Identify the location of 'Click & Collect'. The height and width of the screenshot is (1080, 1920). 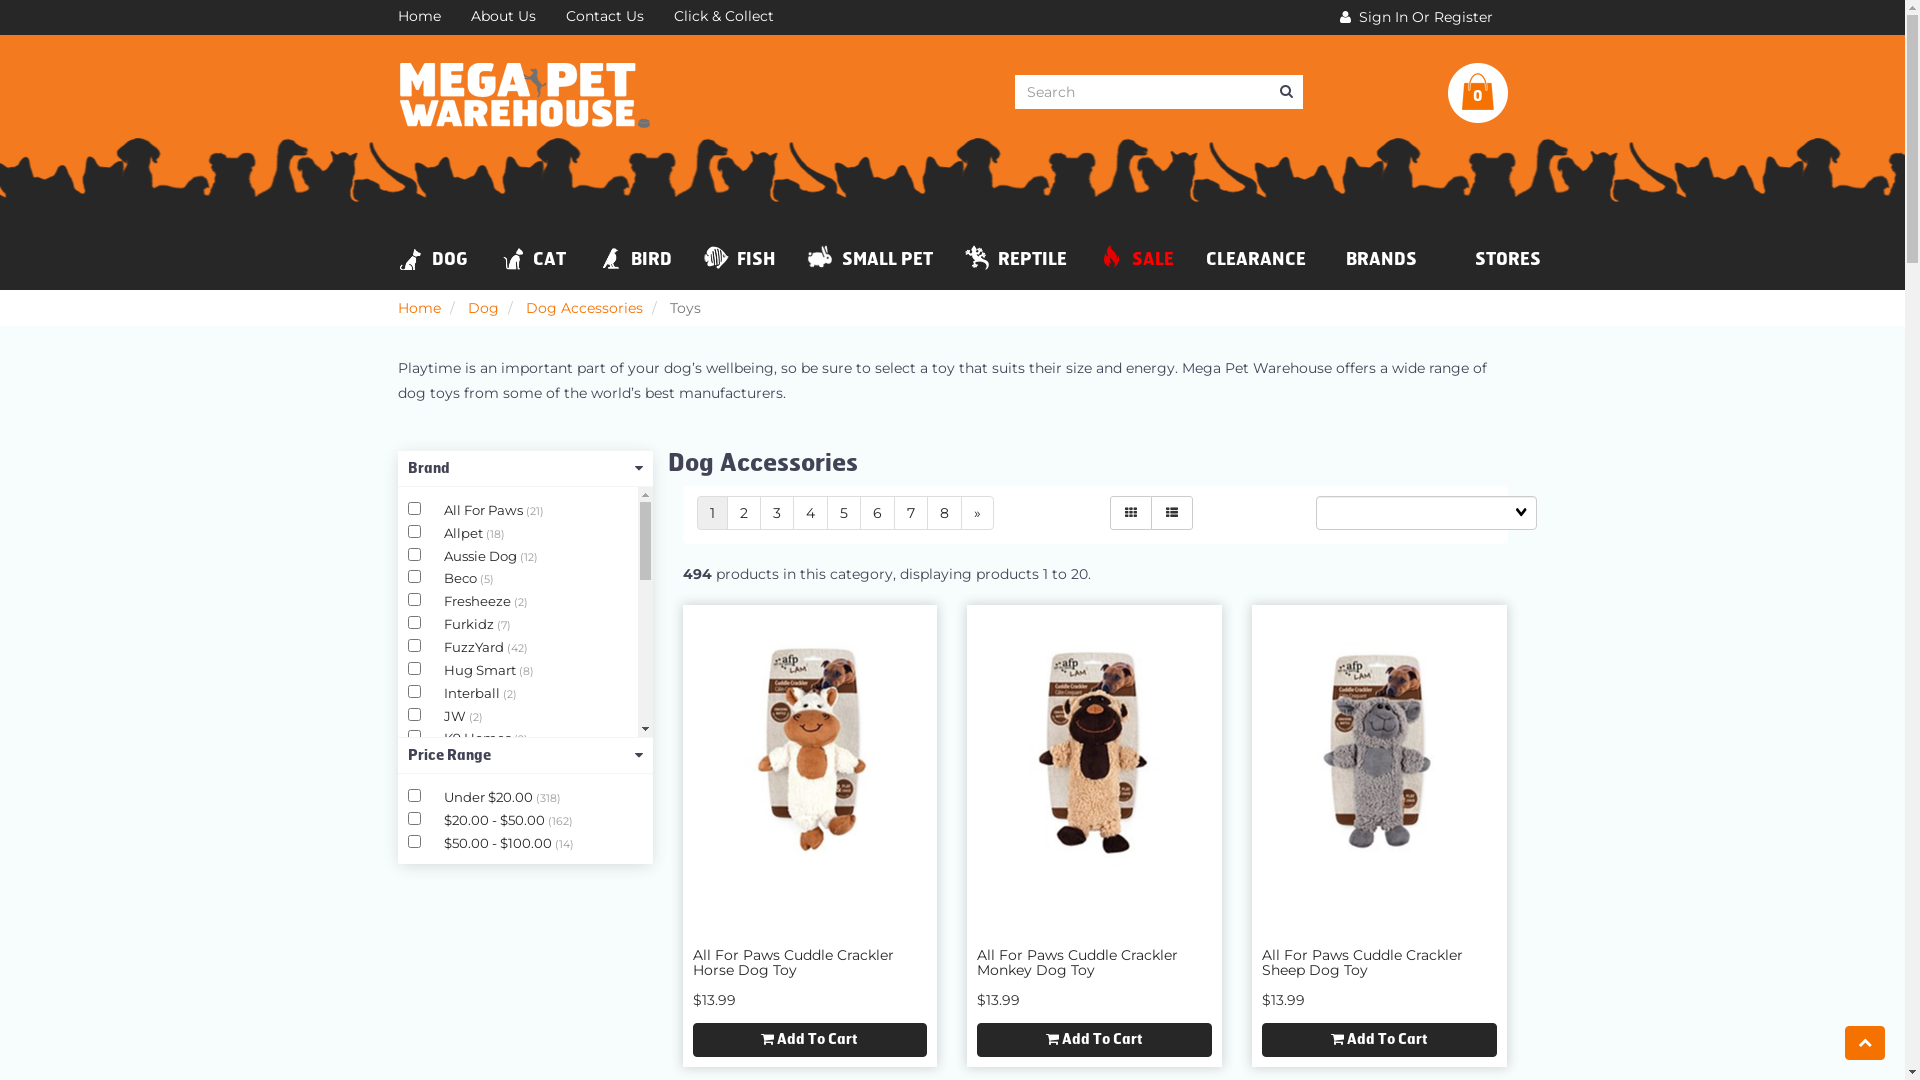
(722, 17).